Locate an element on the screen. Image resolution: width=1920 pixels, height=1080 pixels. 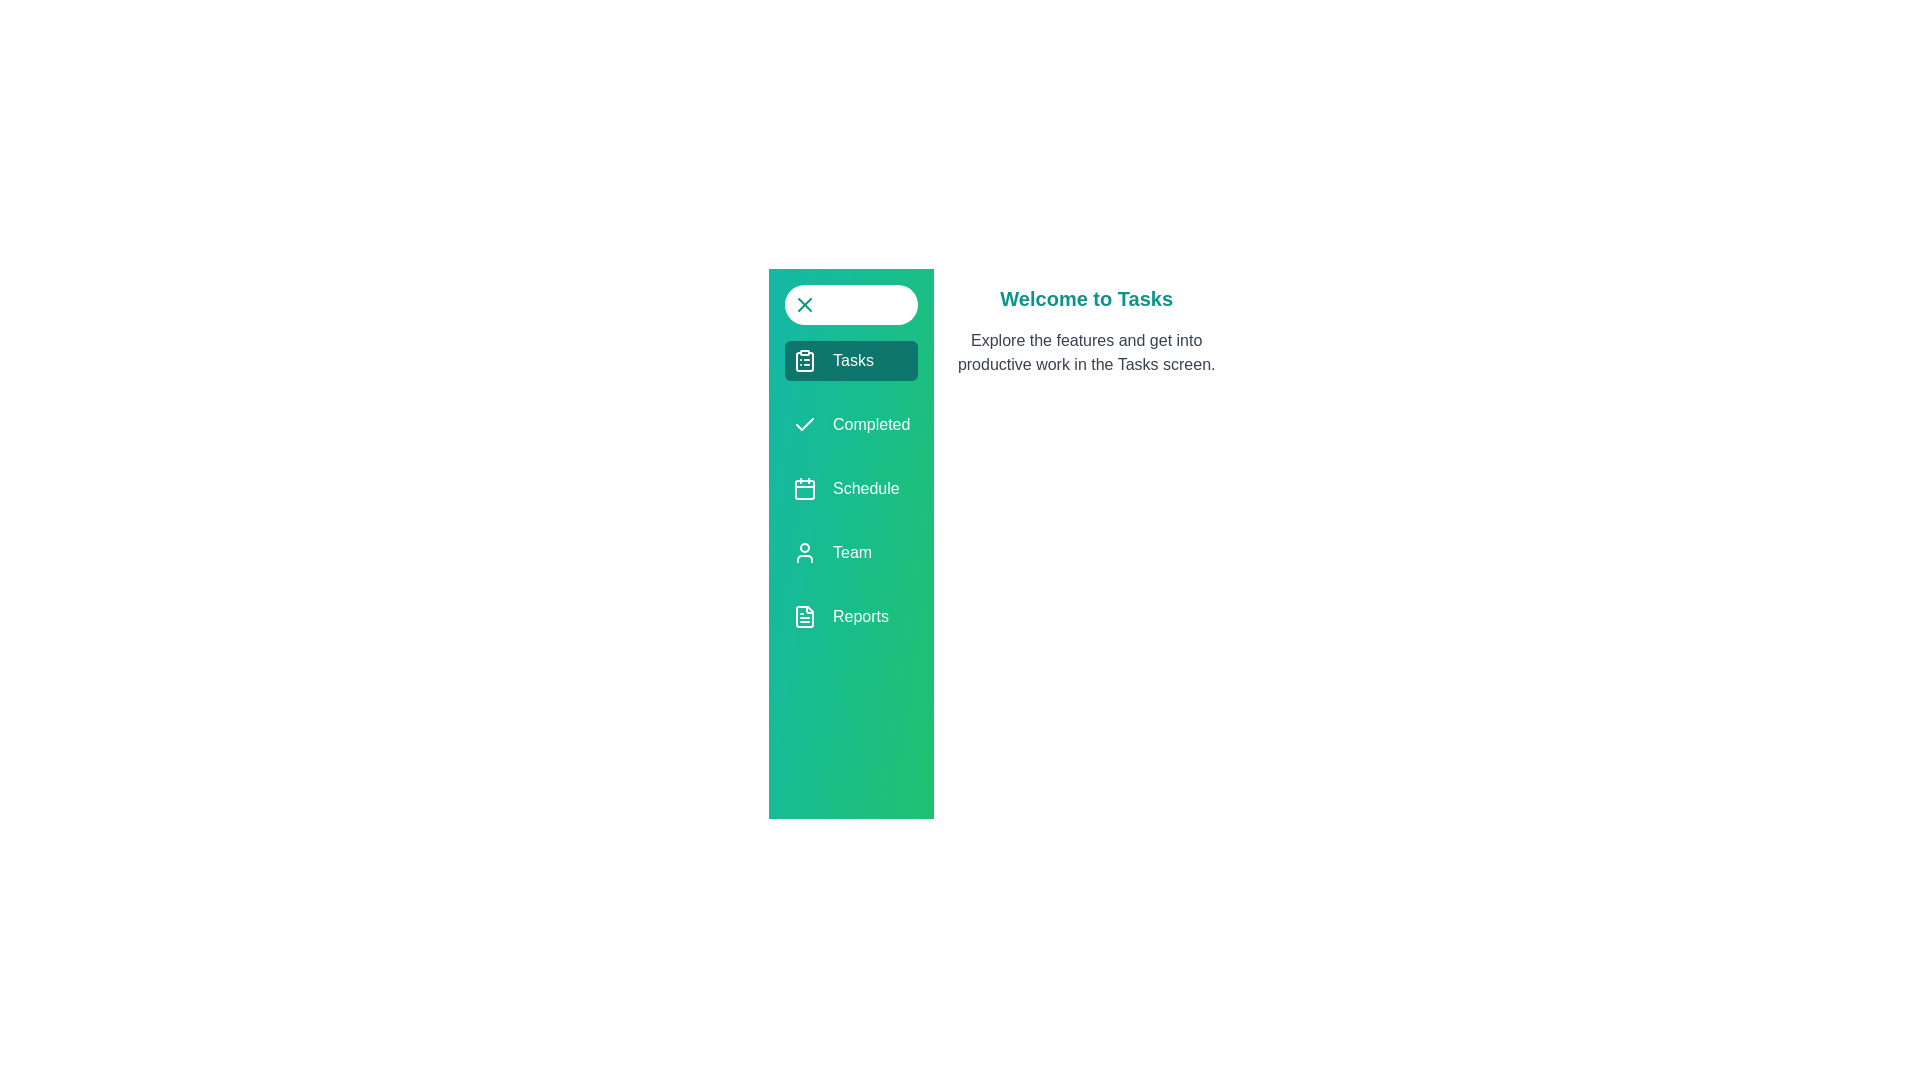
the menu option Reports in the drawer is located at coordinates (851, 616).